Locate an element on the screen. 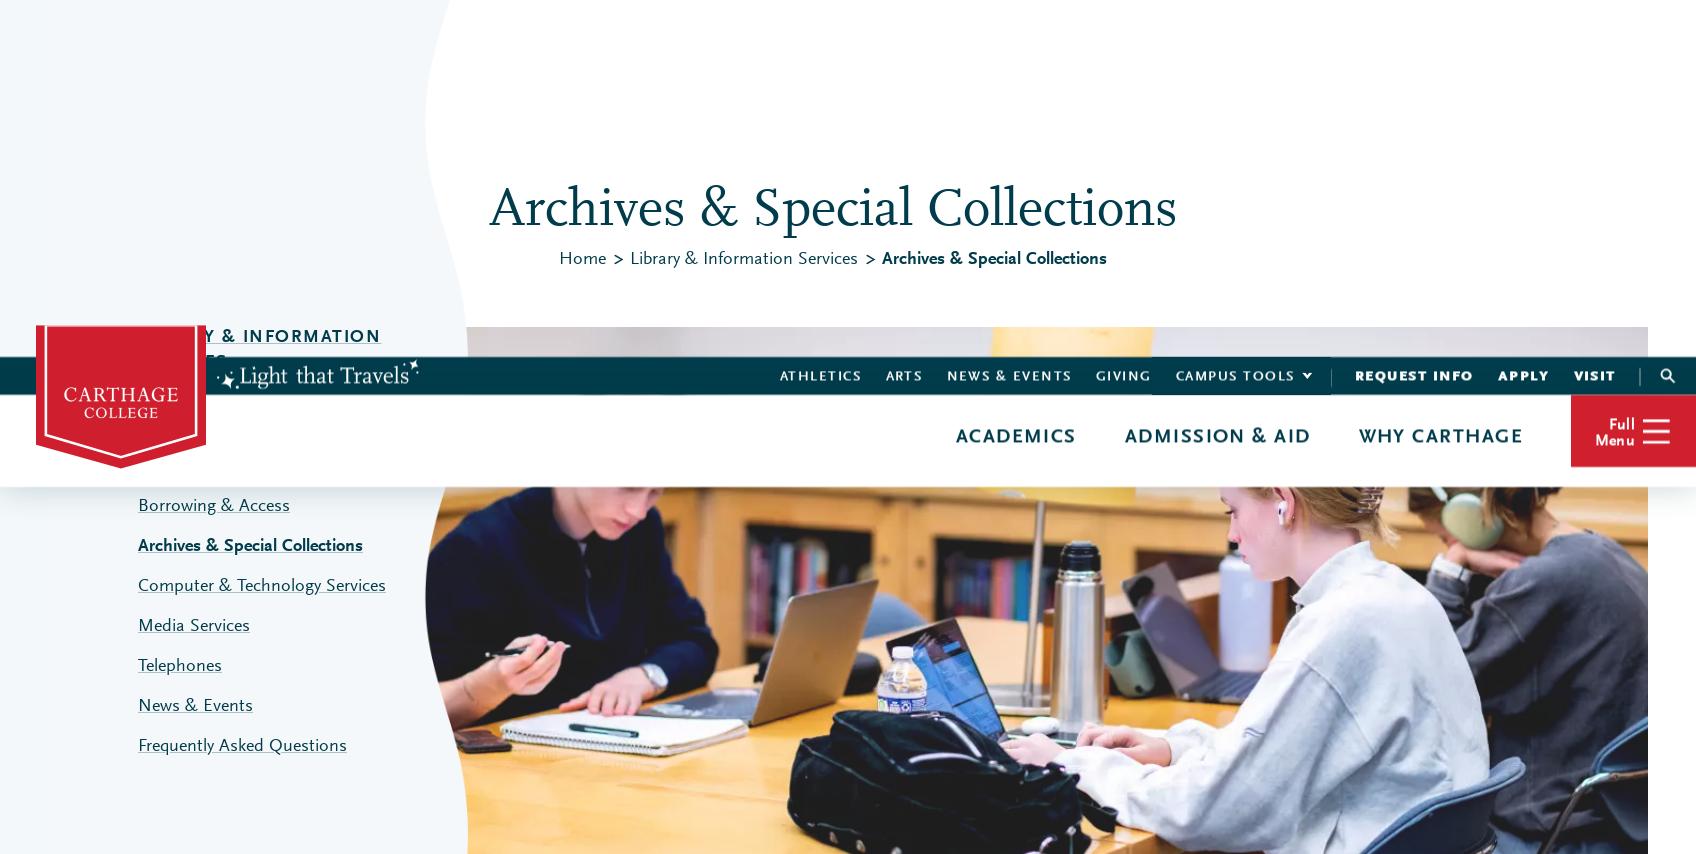 The width and height of the screenshot is (1696, 854). 'Life at Carthage' is located at coordinates (1111, 166).